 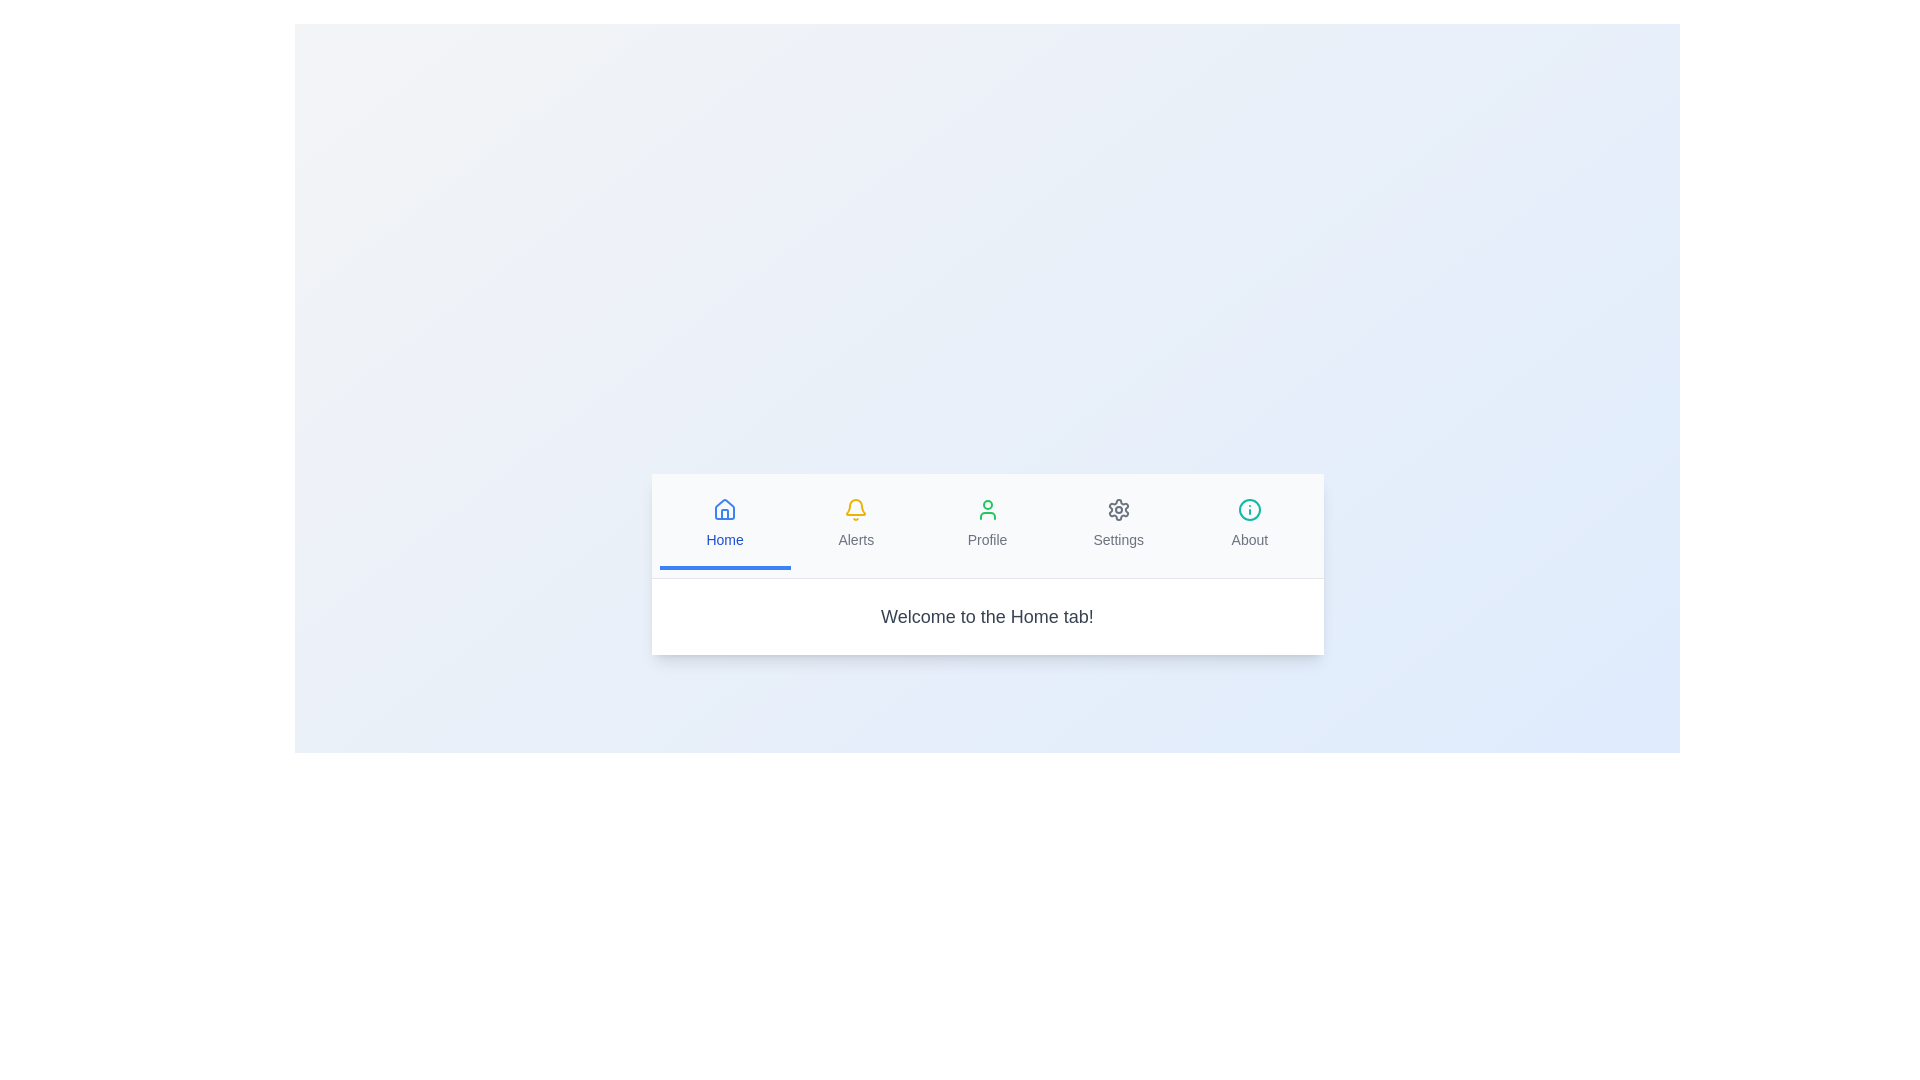 I want to click on the tab button labeled About, so click(x=1248, y=523).